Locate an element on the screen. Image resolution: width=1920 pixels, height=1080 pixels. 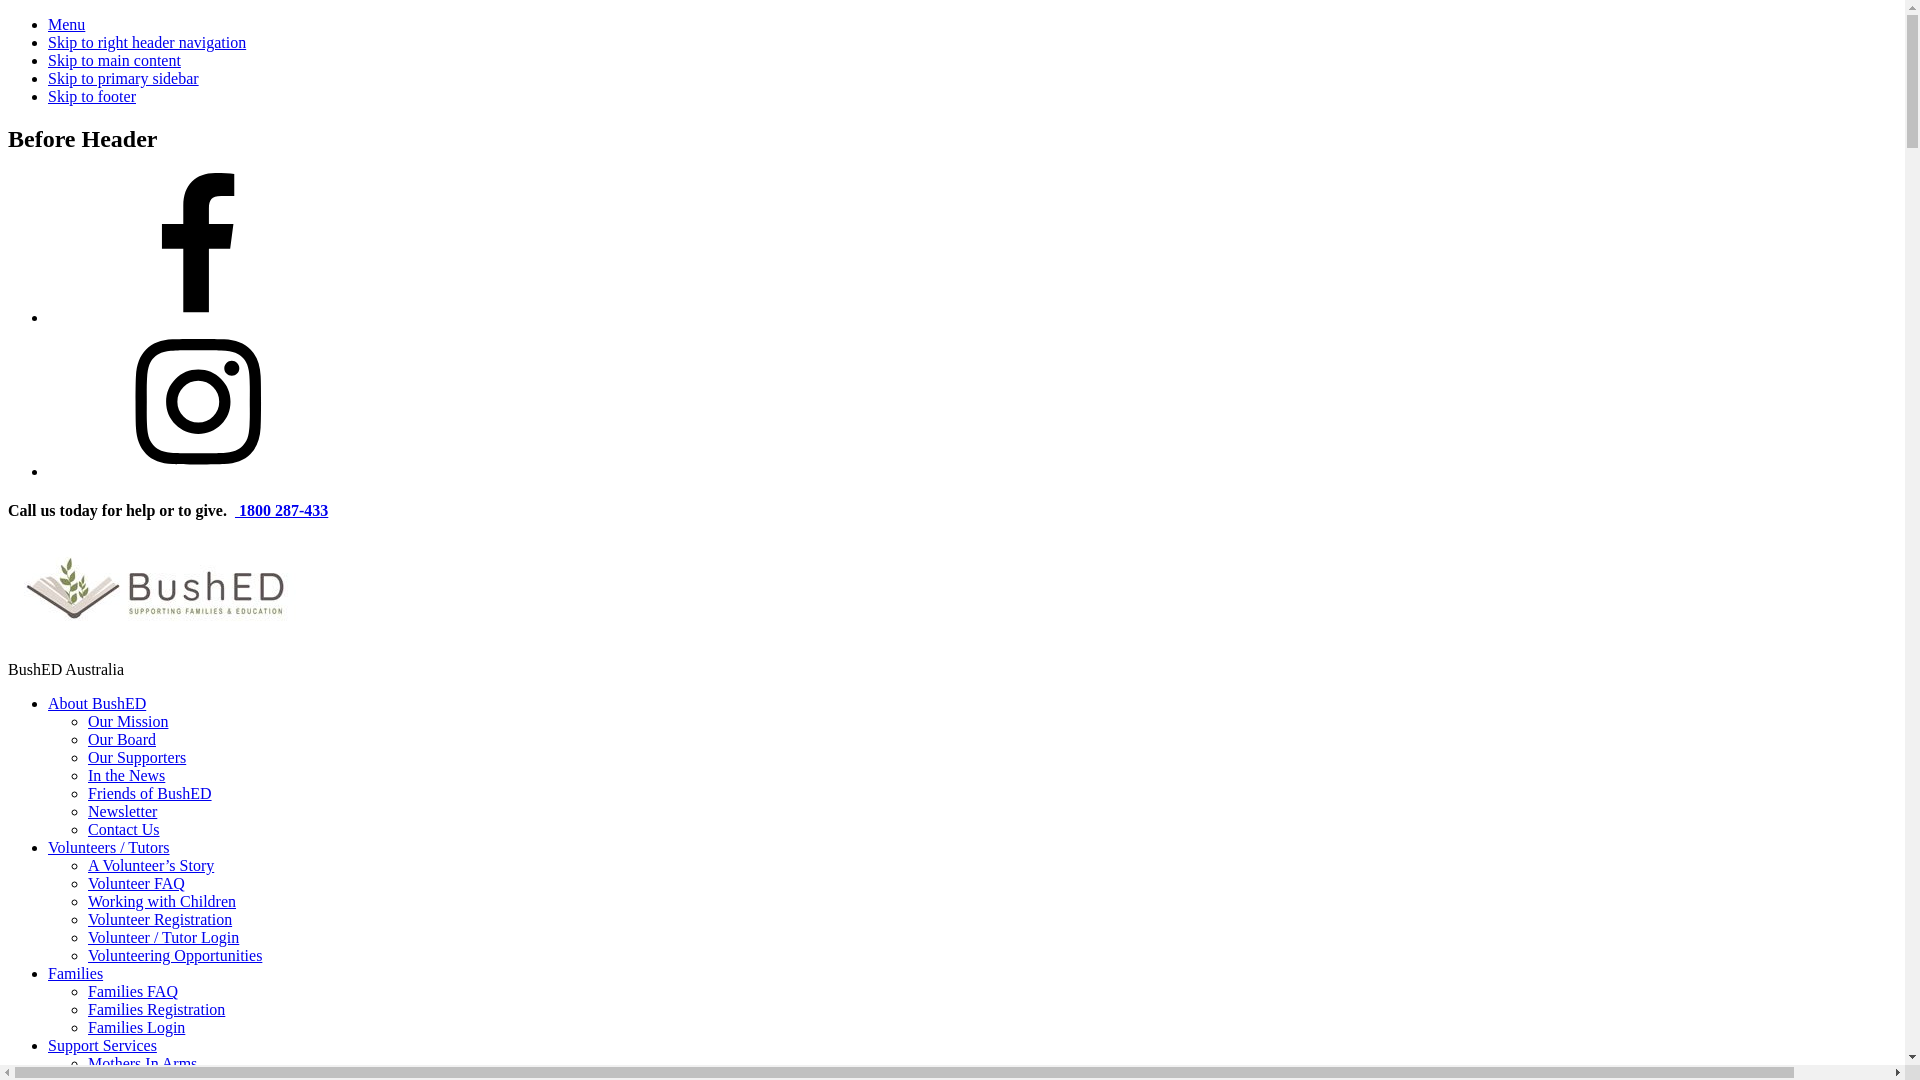
'Volunteering Opportunities' is located at coordinates (86, 954).